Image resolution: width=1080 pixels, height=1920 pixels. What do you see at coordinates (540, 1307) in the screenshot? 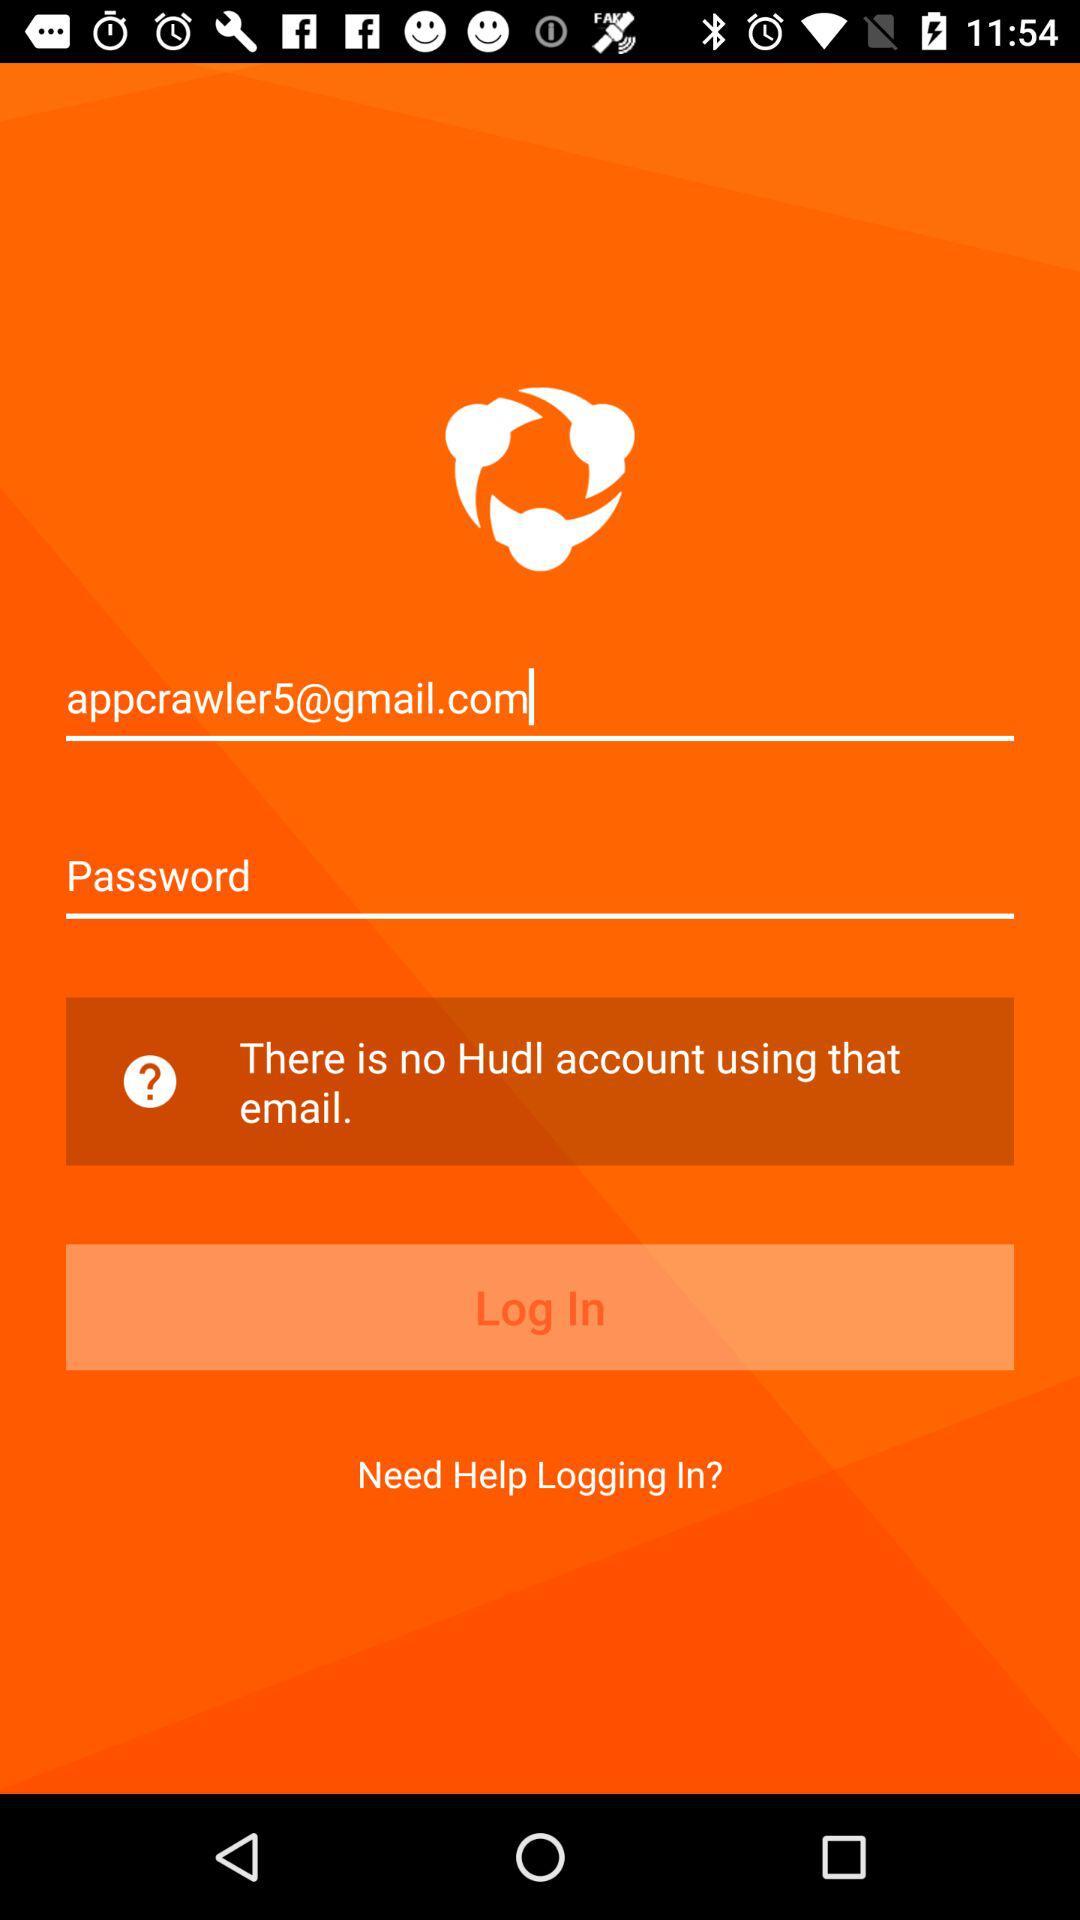
I see `log in item` at bounding box center [540, 1307].